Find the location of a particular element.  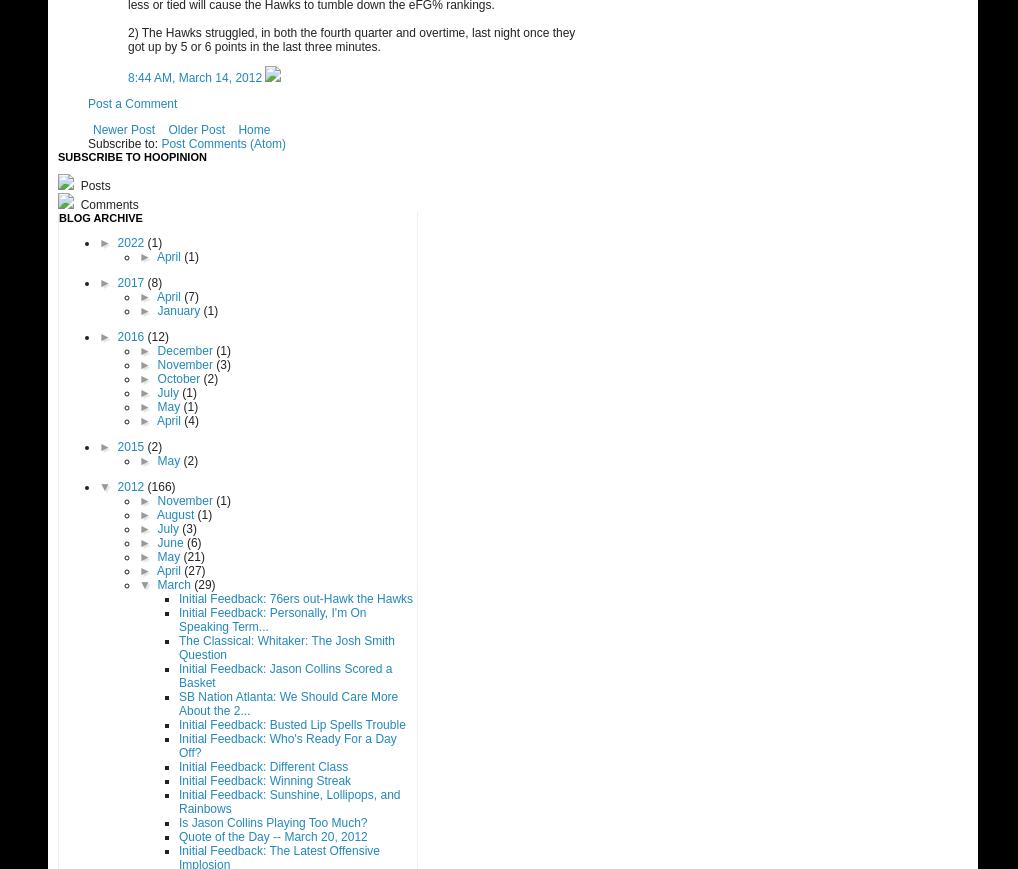

'January' is located at coordinates (156, 310).